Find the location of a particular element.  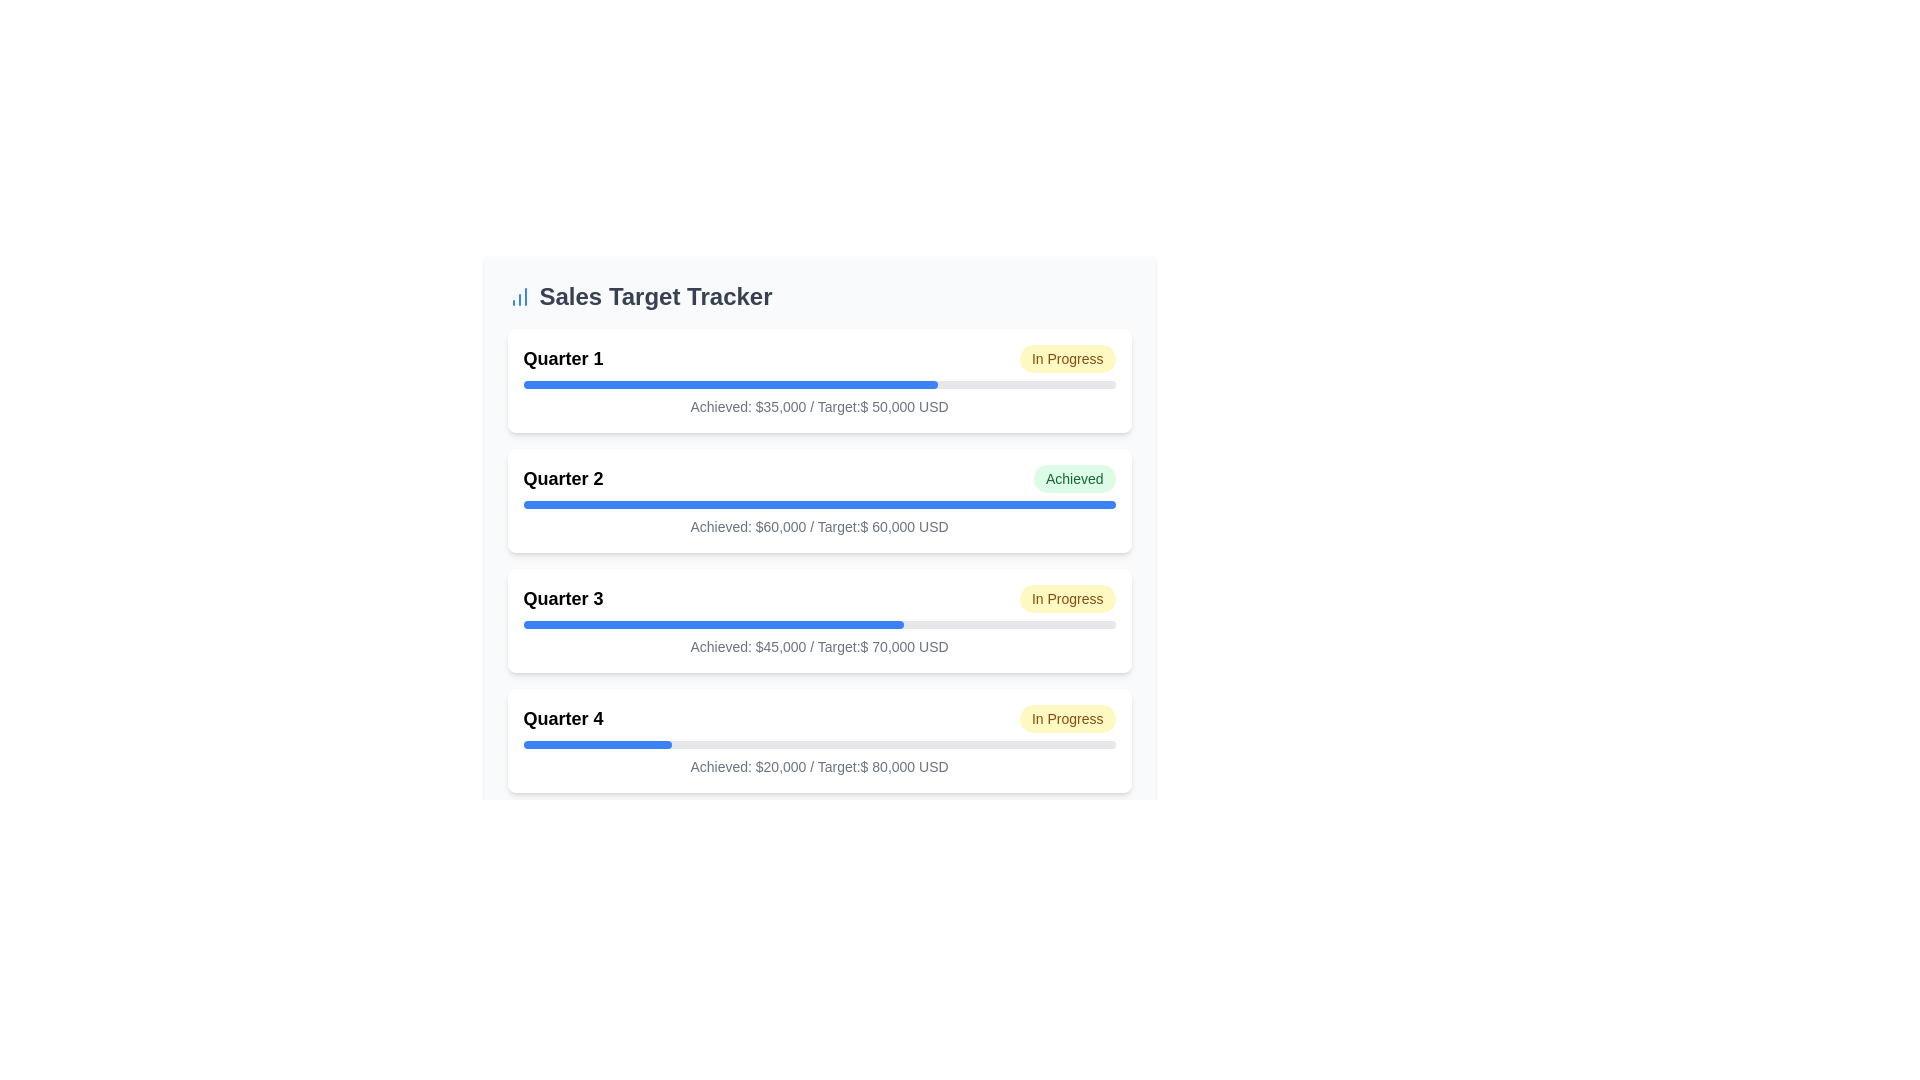

the fill level of the horizontal progress bar located in the 'Quarter 2' section of the 'Sales Target Tracker' interface, positioned below 'Quarter 2 Achieved' is located at coordinates (819, 504).